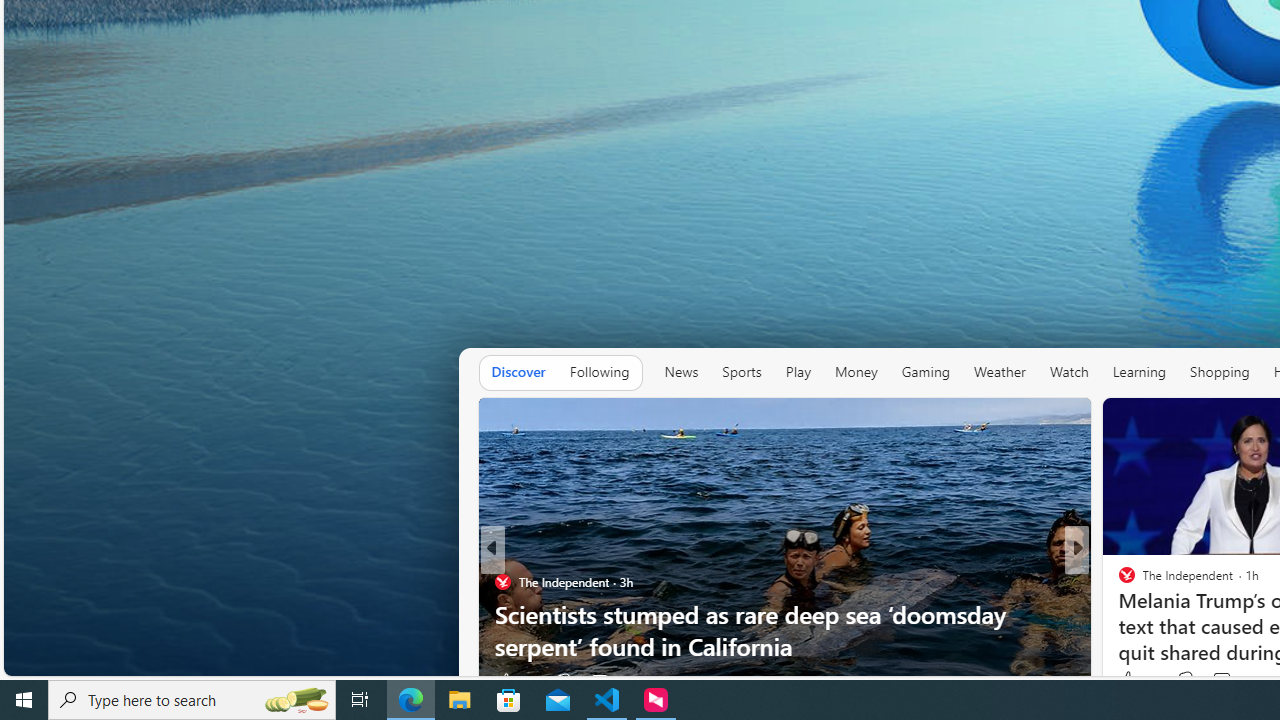  Describe the element at coordinates (1220, 679) in the screenshot. I see `'View comments 133 Comment'` at that location.